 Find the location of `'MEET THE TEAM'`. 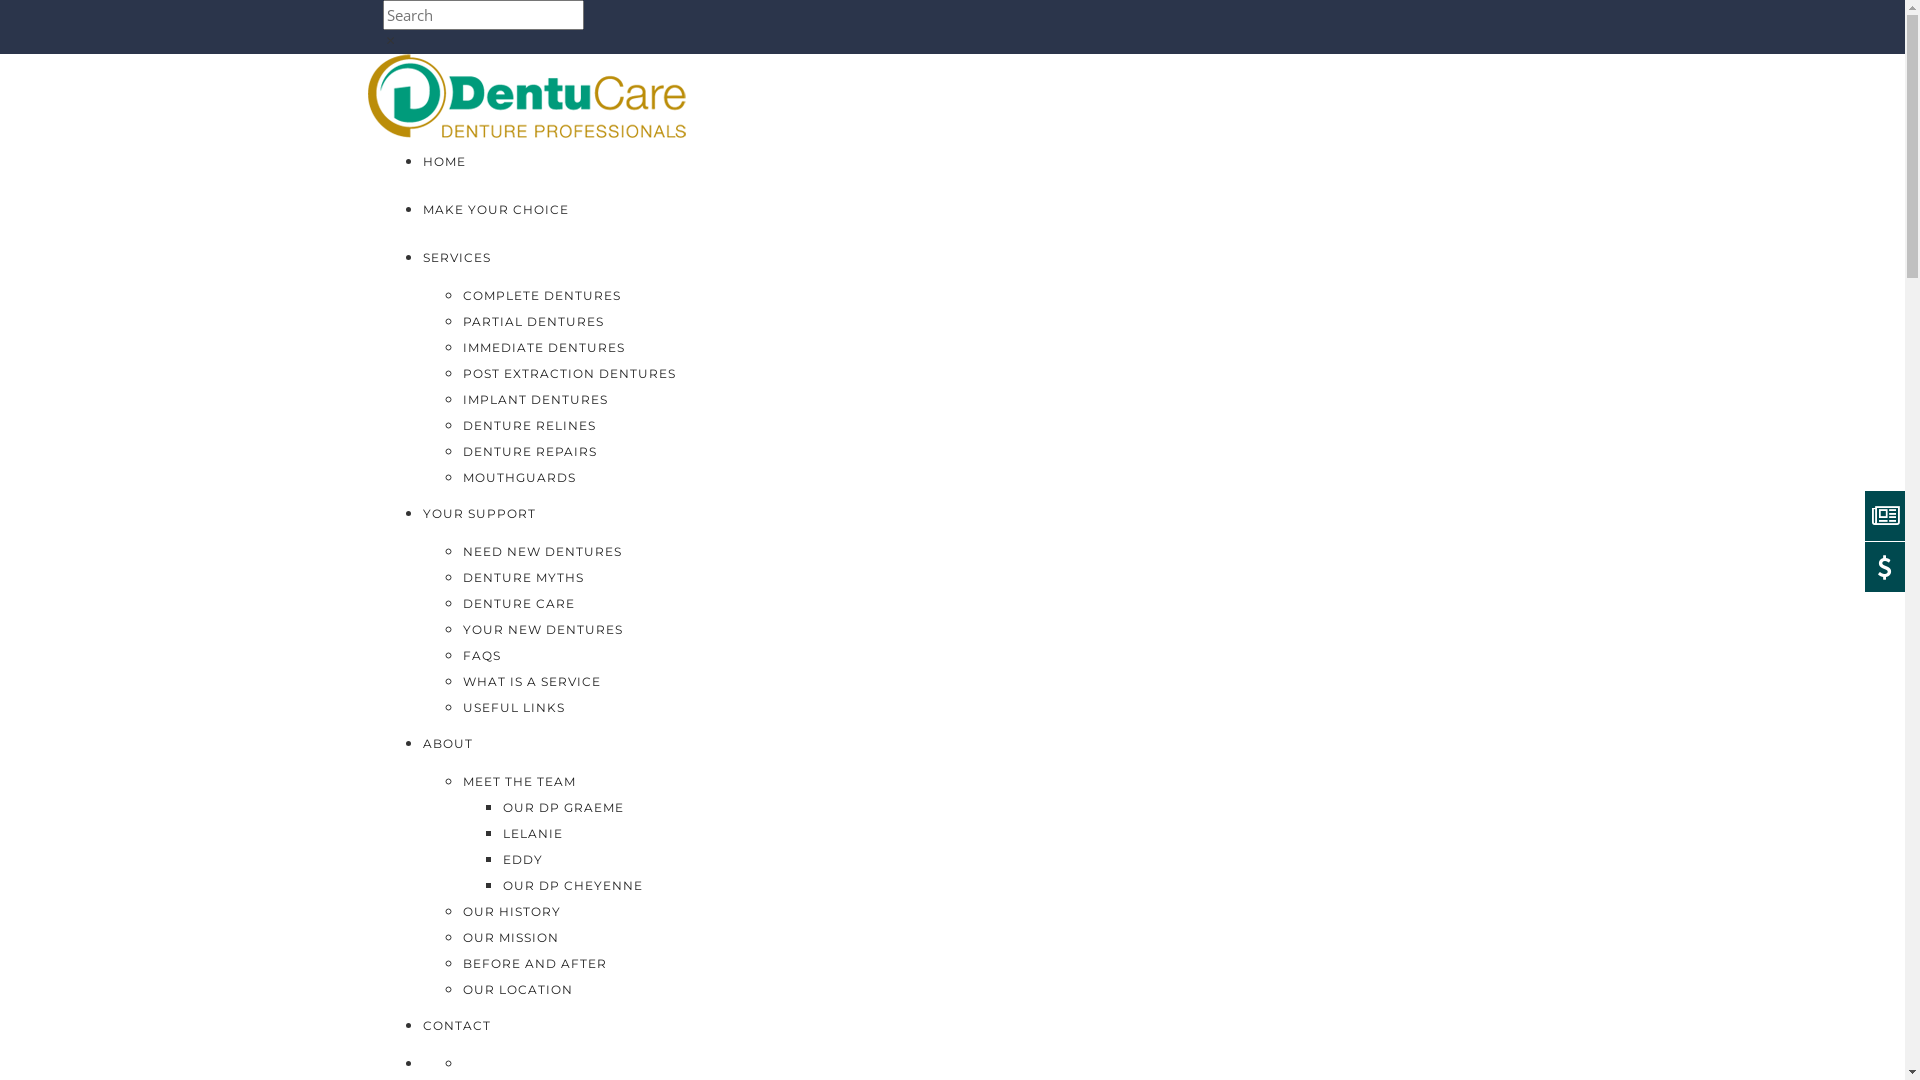

'MEET THE TEAM' is located at coordinates (518, 780).